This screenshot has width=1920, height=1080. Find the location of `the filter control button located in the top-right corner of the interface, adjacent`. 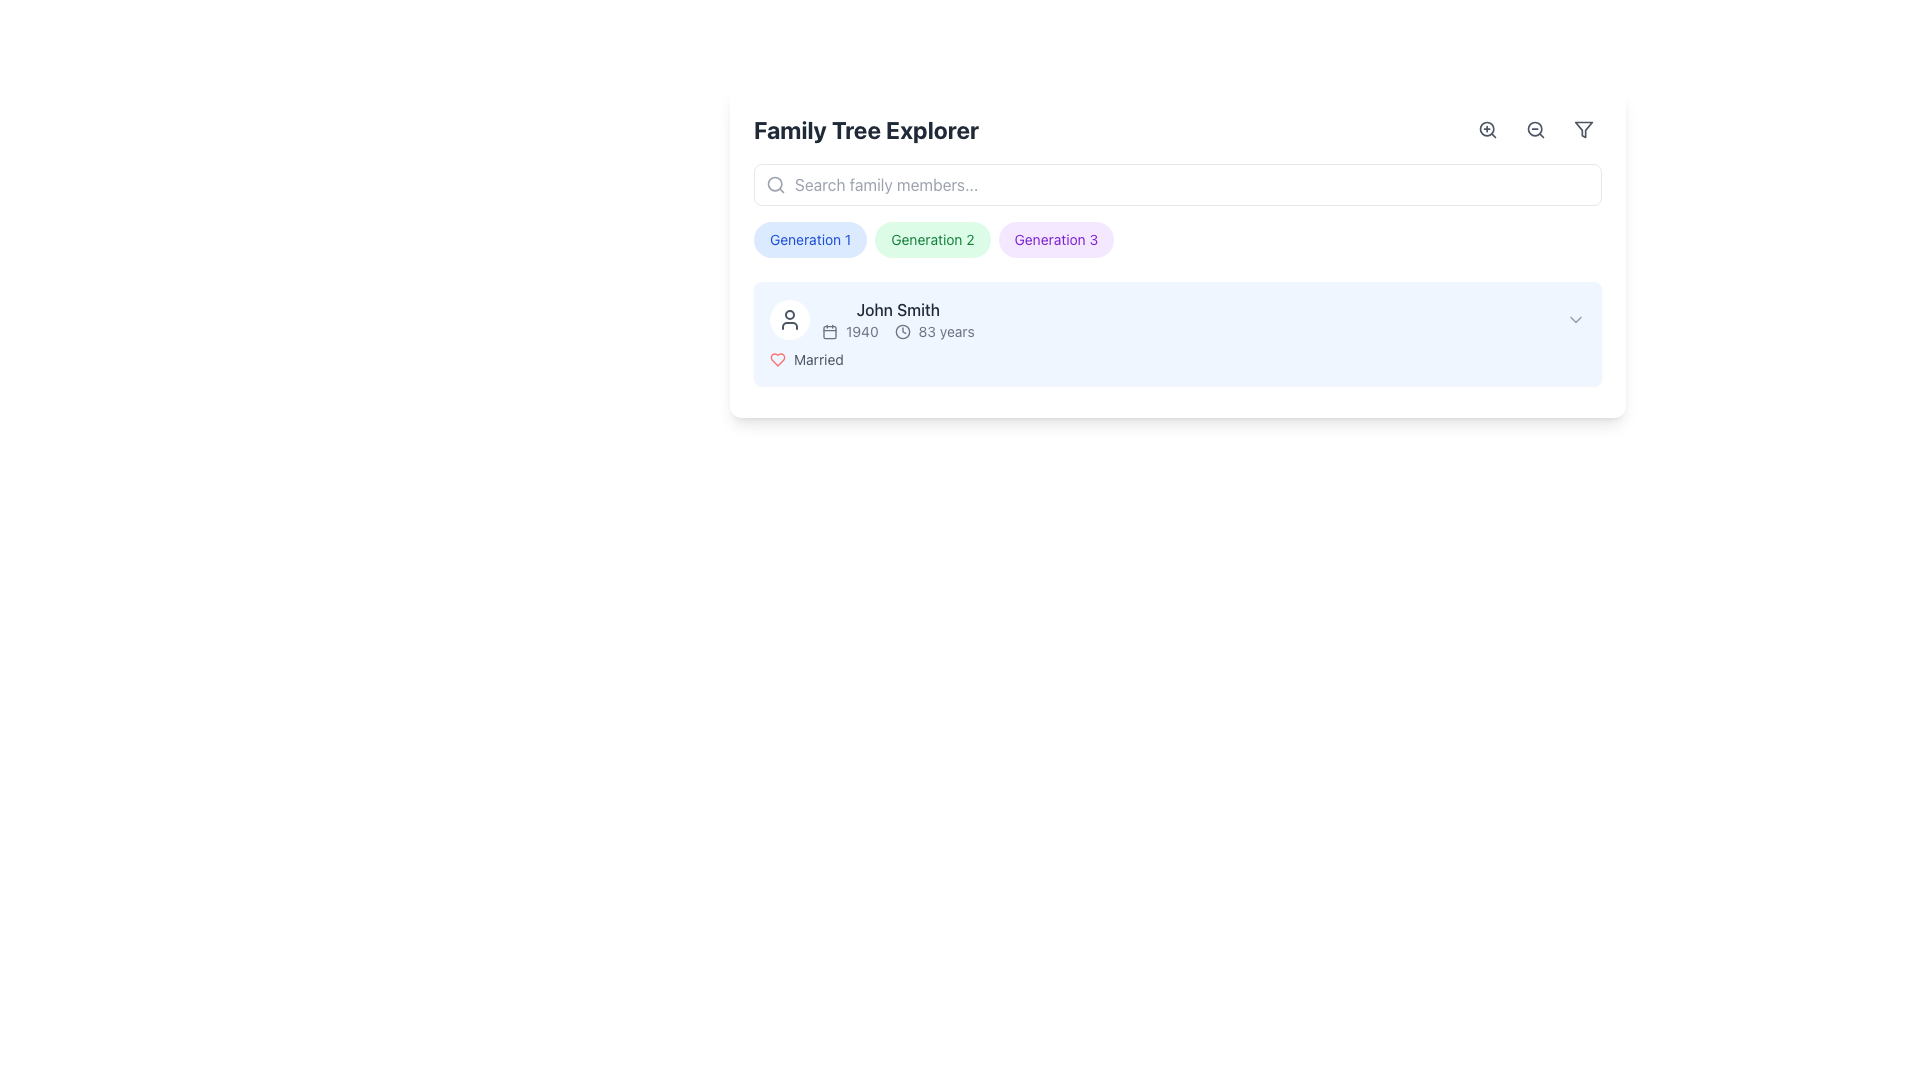

the filter control button located in the top-right corner of the interface, adjacent is located at coordinates (1583, 130).